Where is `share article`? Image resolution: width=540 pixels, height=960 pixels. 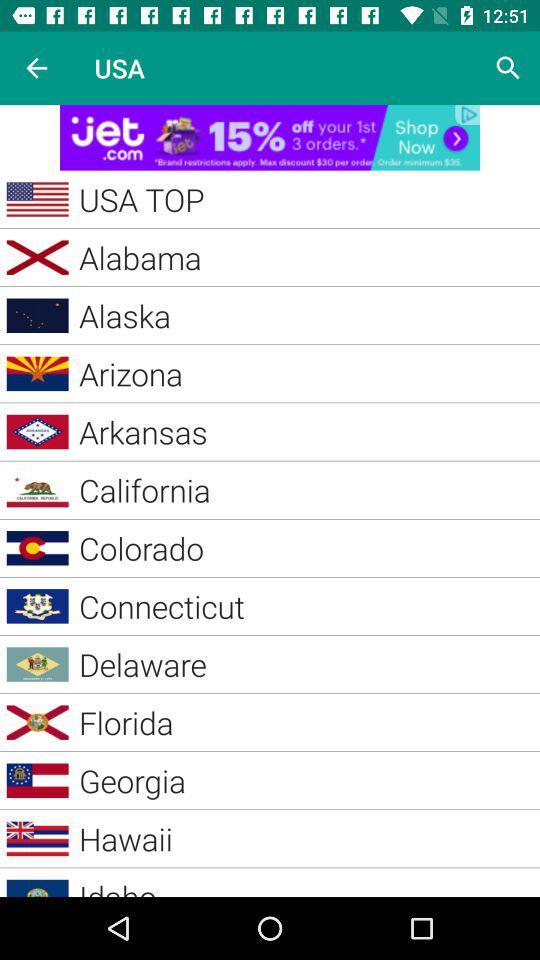
share article is located at coordinates (270, 136).